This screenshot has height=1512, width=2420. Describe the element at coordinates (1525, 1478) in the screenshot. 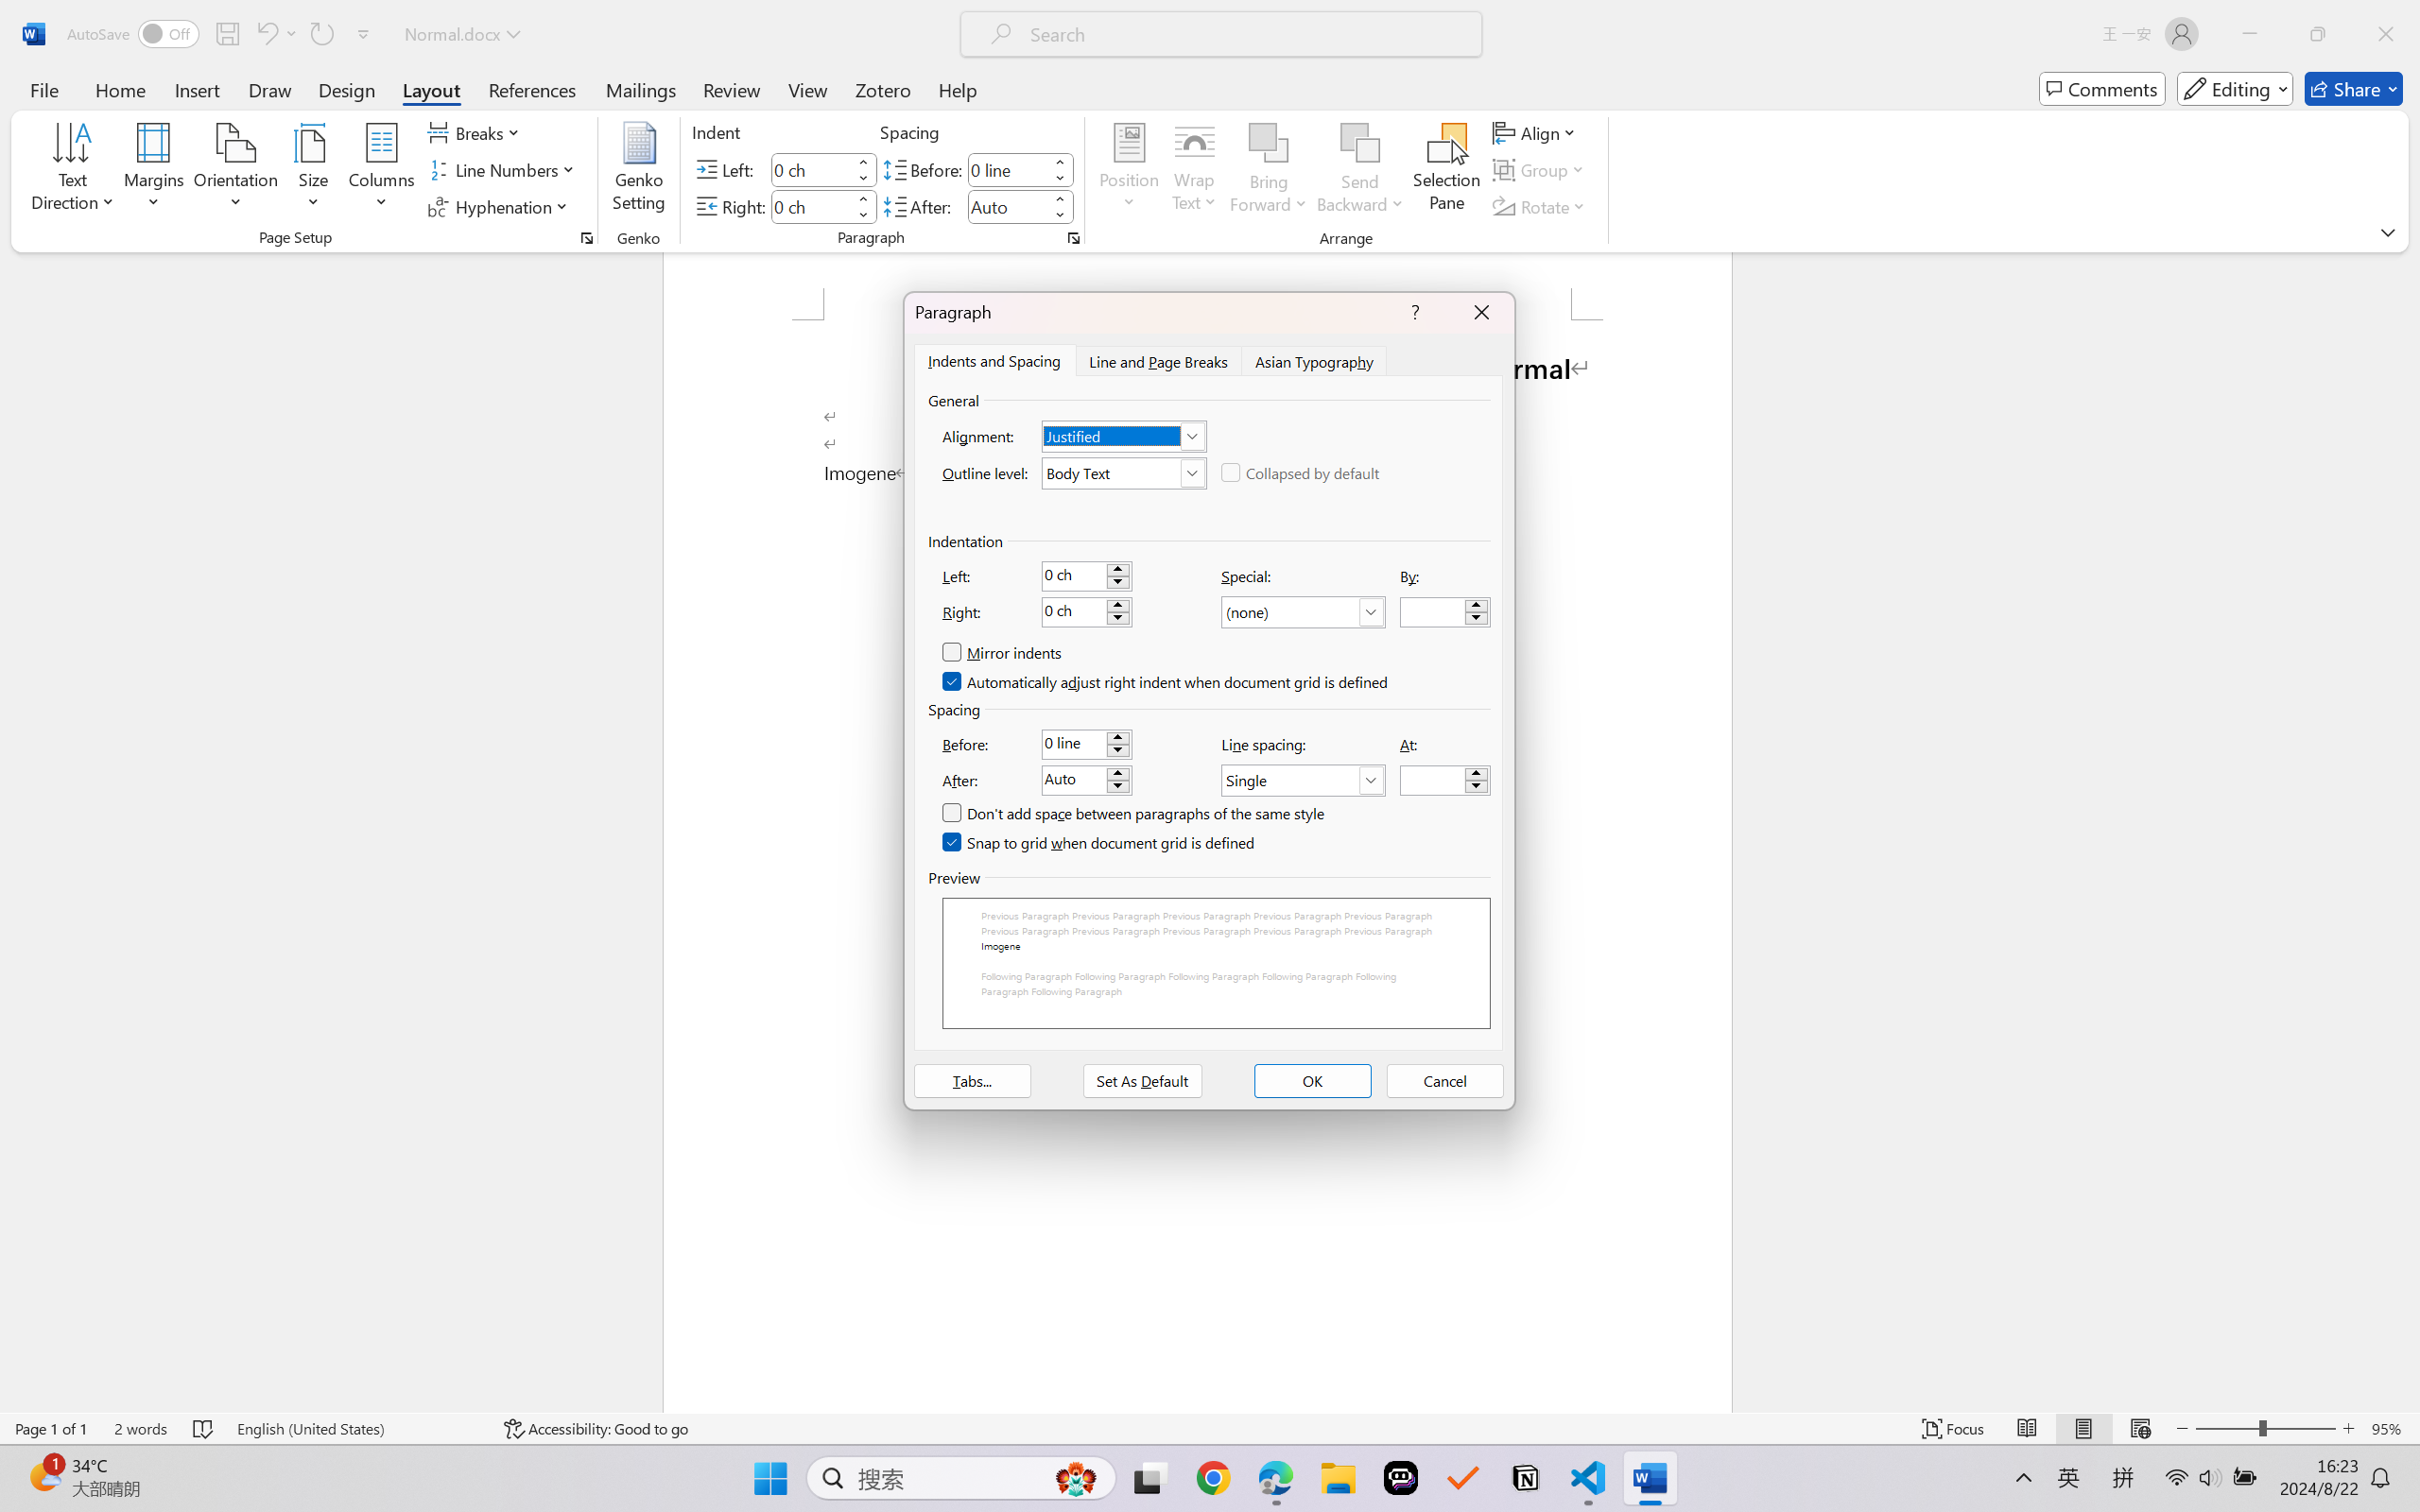

I see `'Notion'` at that location.